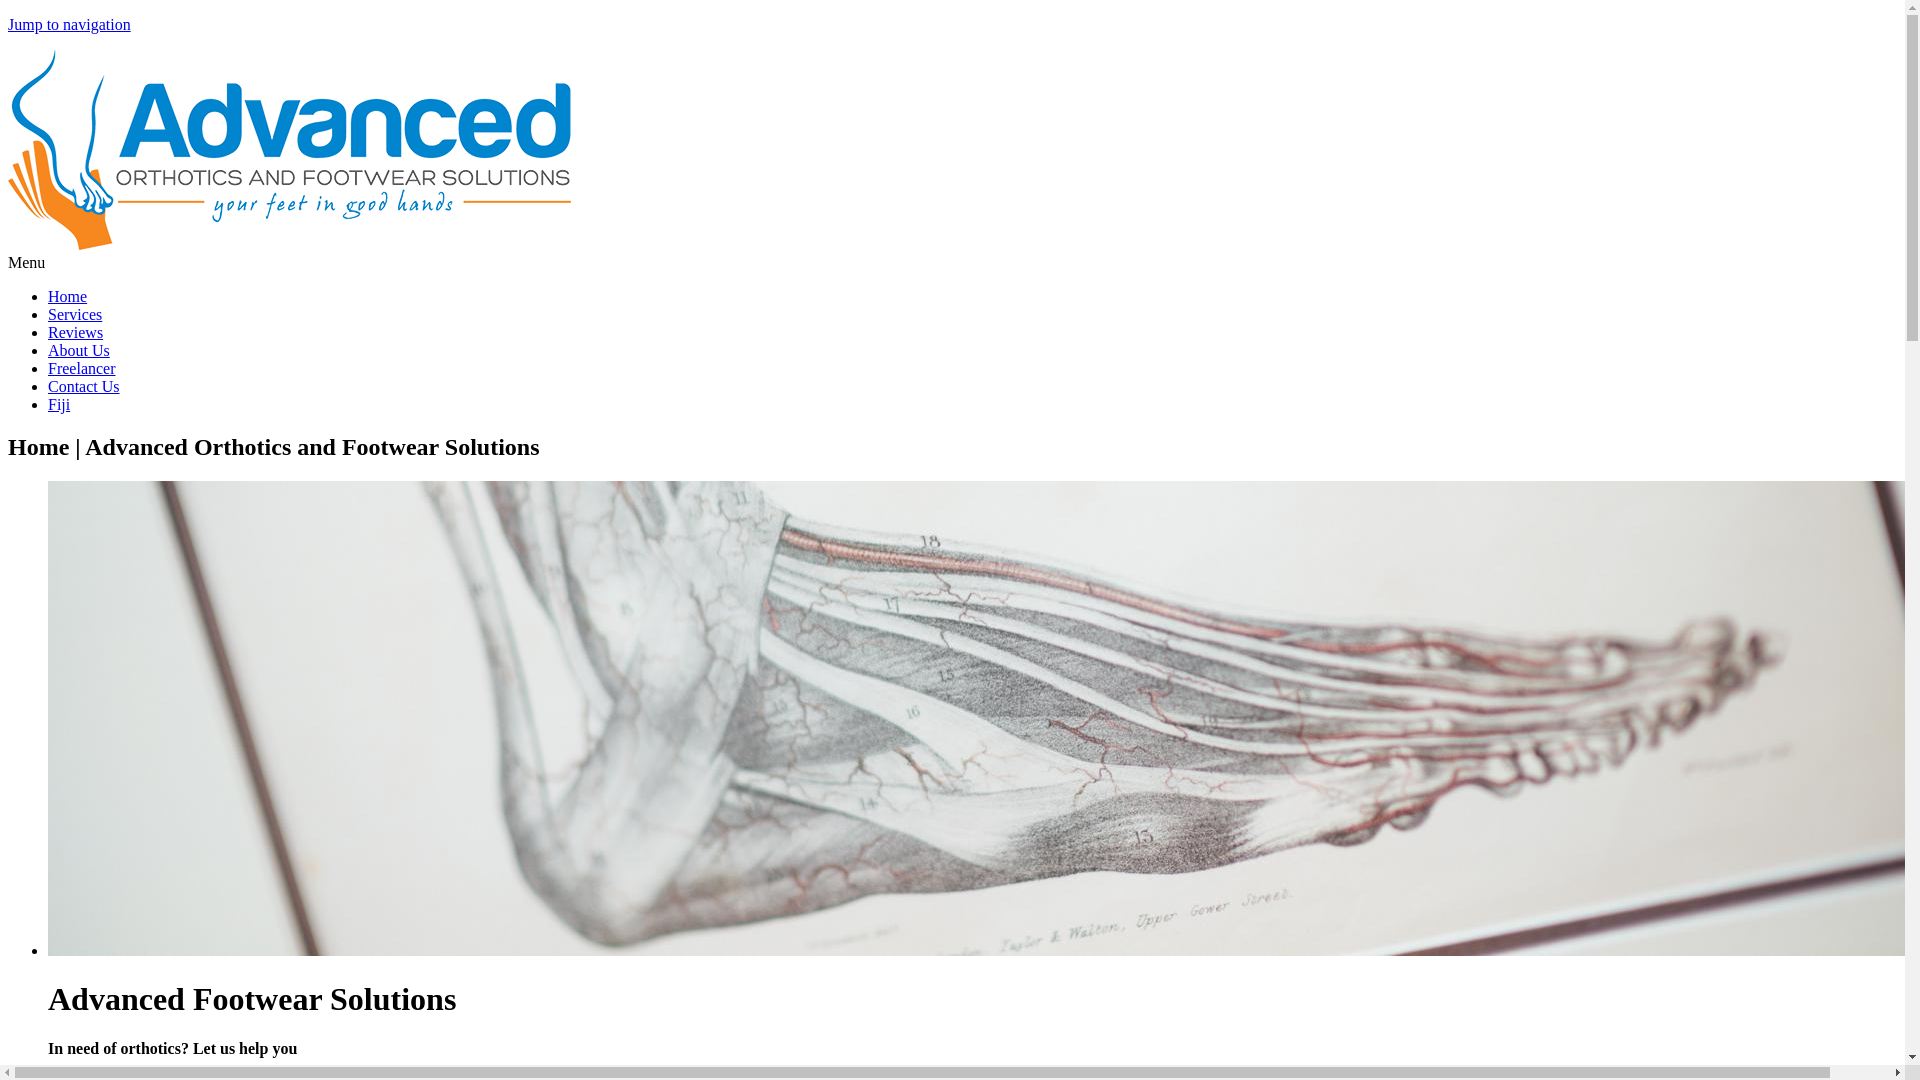 Image resolution: width=1920 pixels, height=1080 pixels. I want to click on 'Fiji', so click(58, 404).